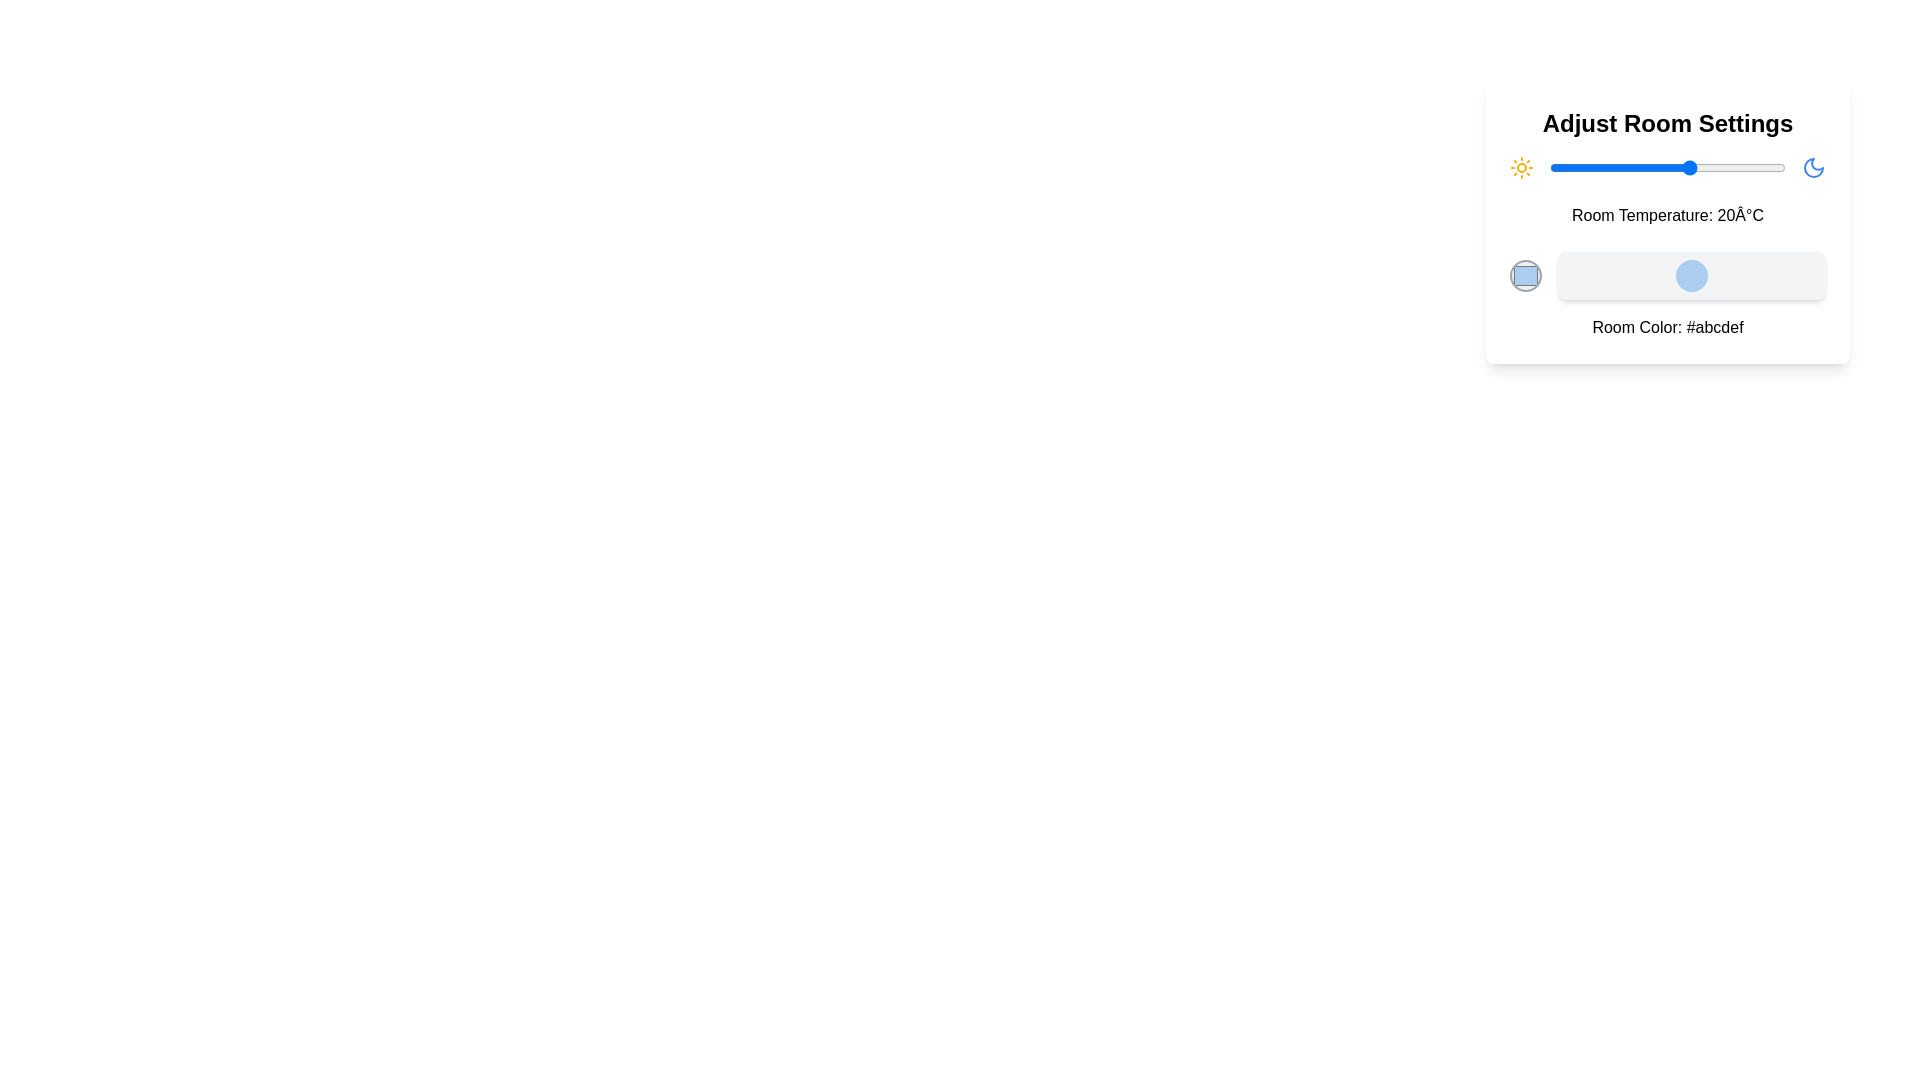  Describe the element at coordinates (1767, 167) in the screenshot. I see `the temperature slider to set the temperature to 36°C` at that location.